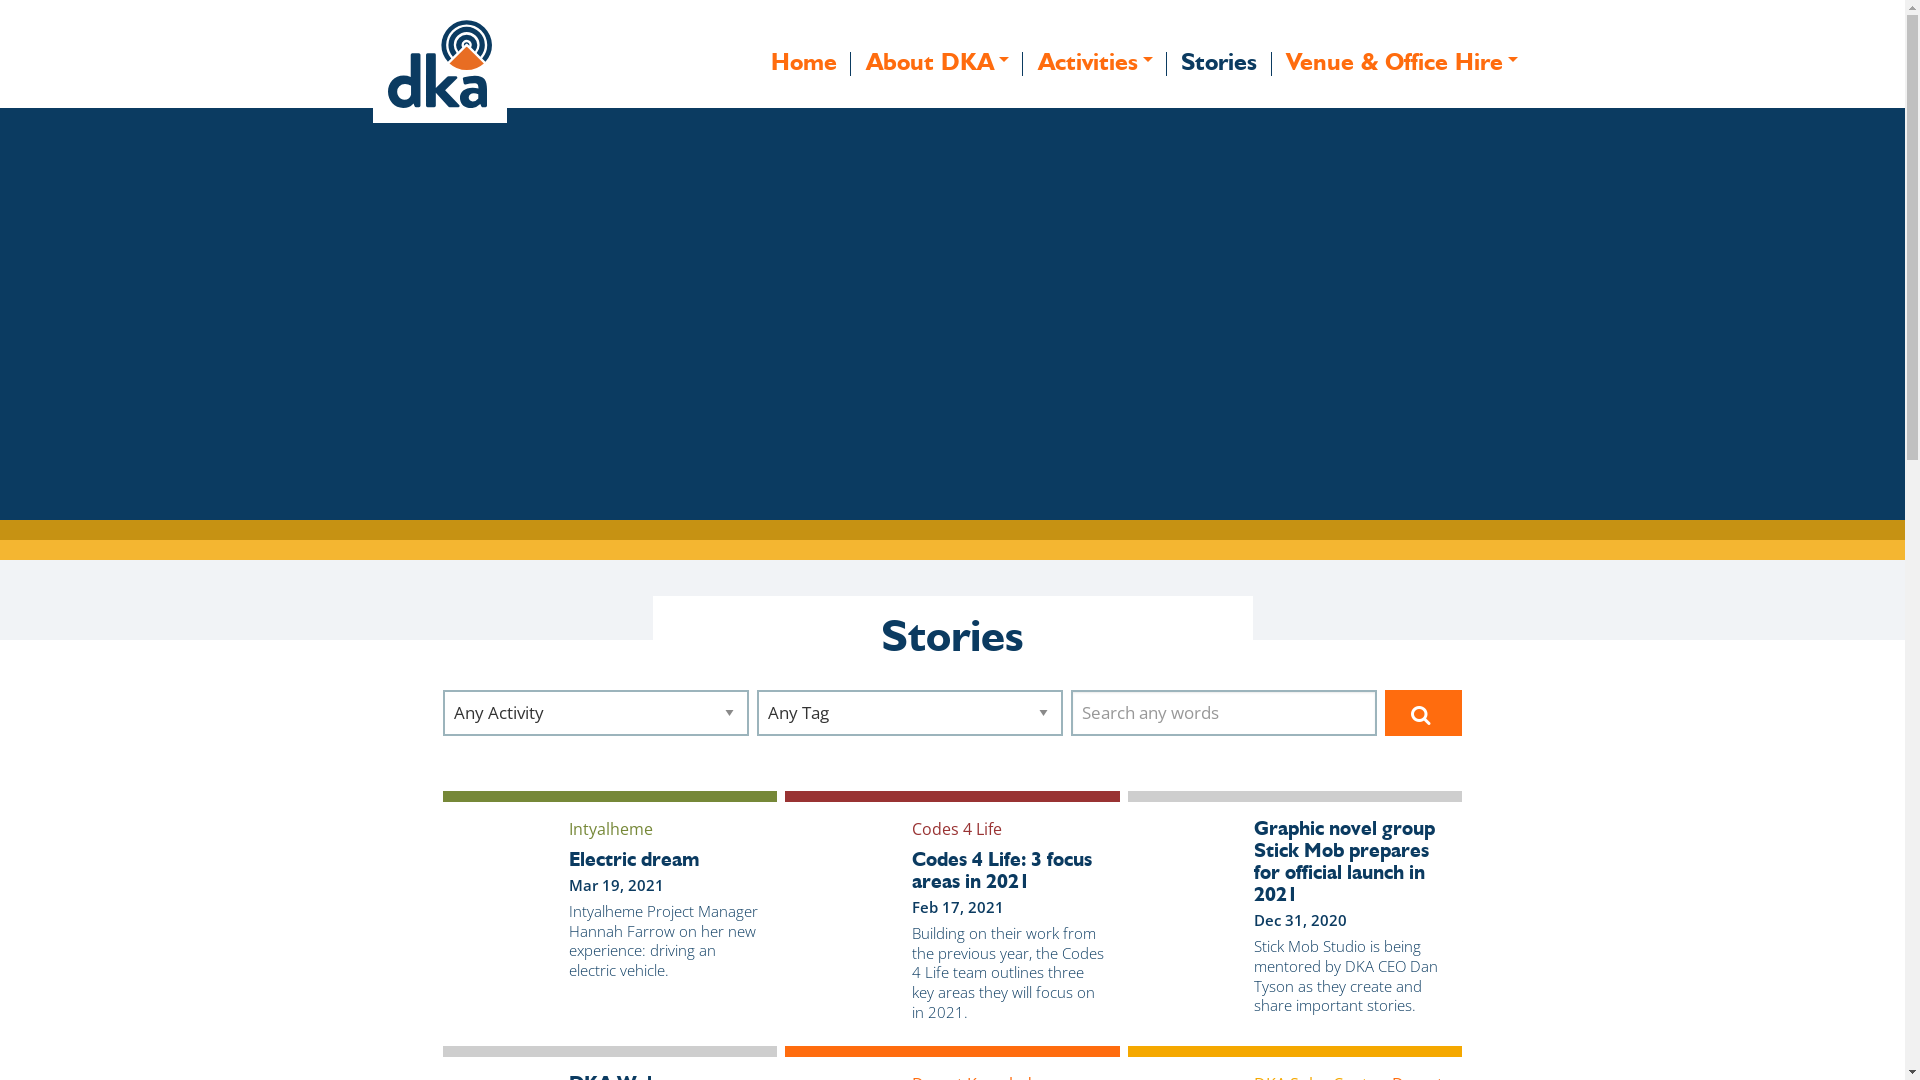 The width and height of the screenshot is (1920, 1080). I want to click on 'Activities', so click(1022, 61).